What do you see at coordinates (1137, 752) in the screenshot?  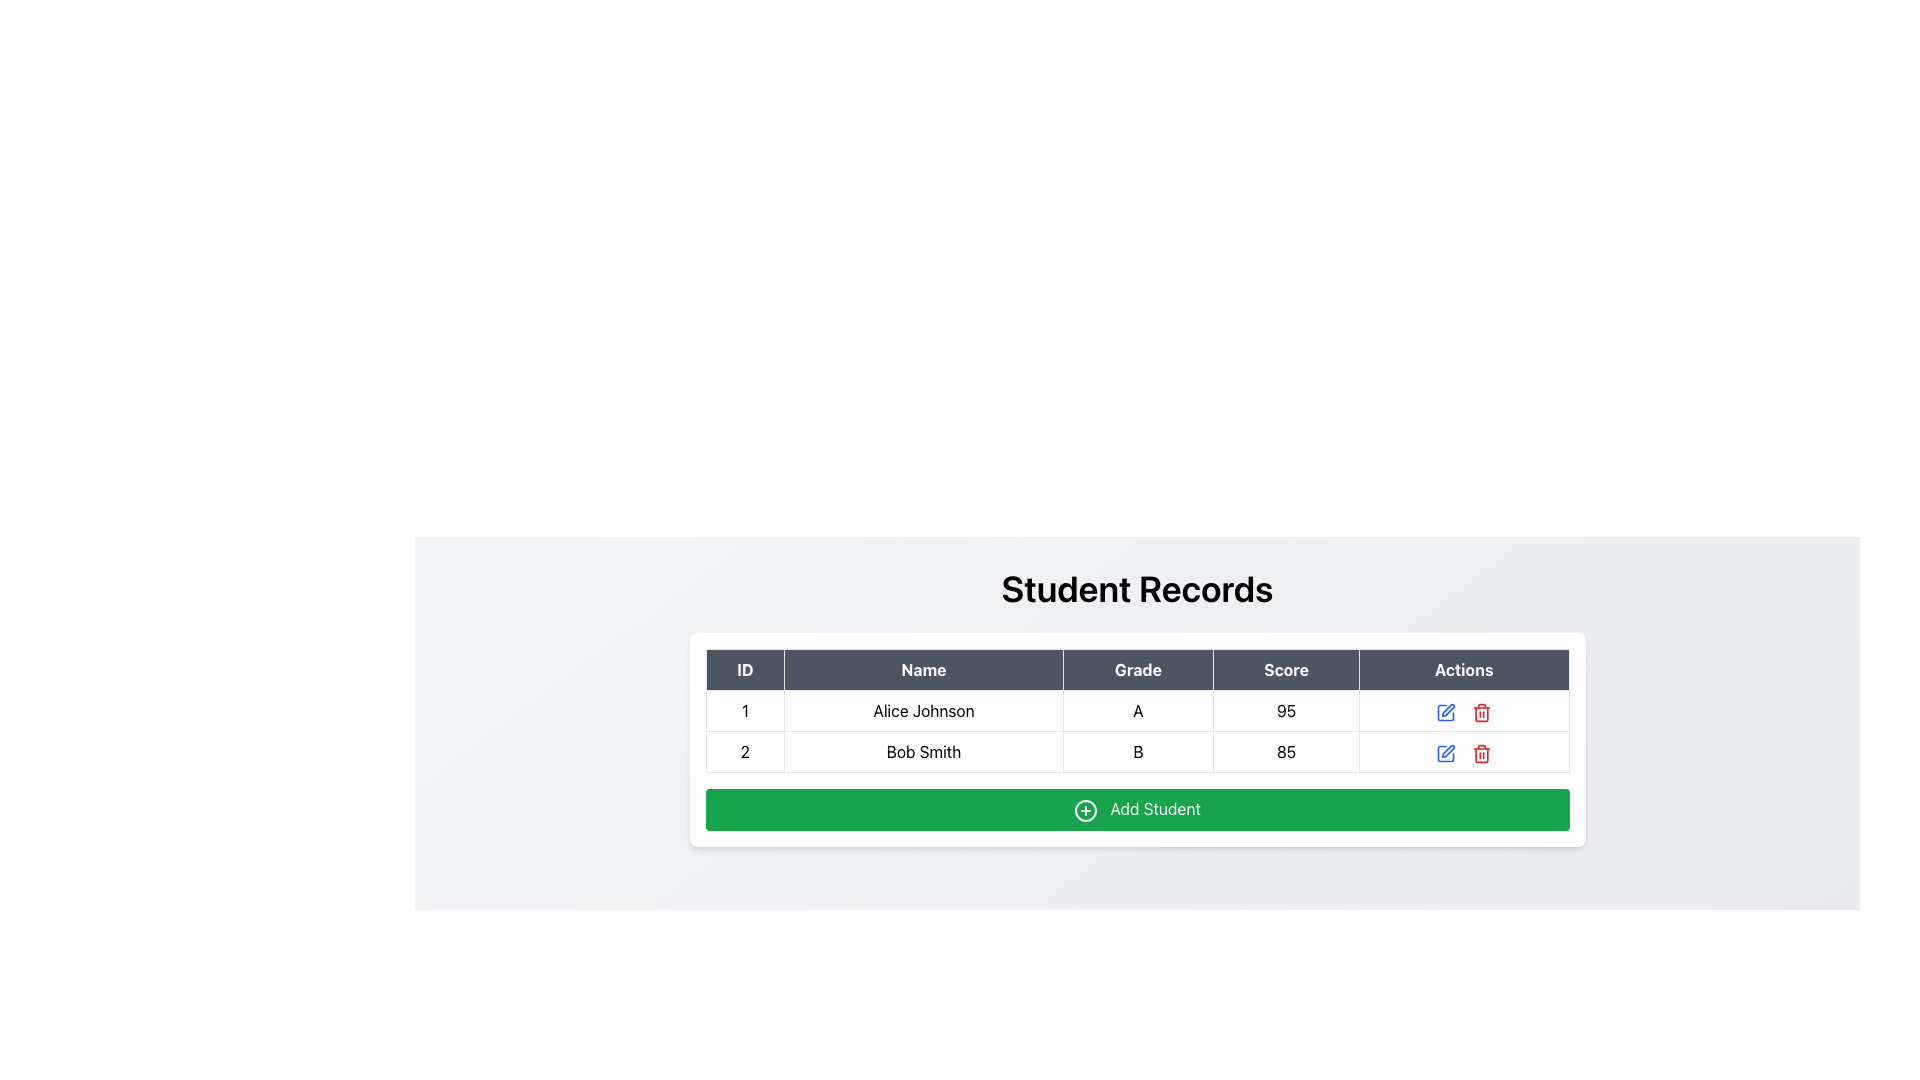 I see `the Table Cell displaying the grade for the student named Bob Smith, located in the second row of the table in the Grade column` at bounding box center [1137, 752].